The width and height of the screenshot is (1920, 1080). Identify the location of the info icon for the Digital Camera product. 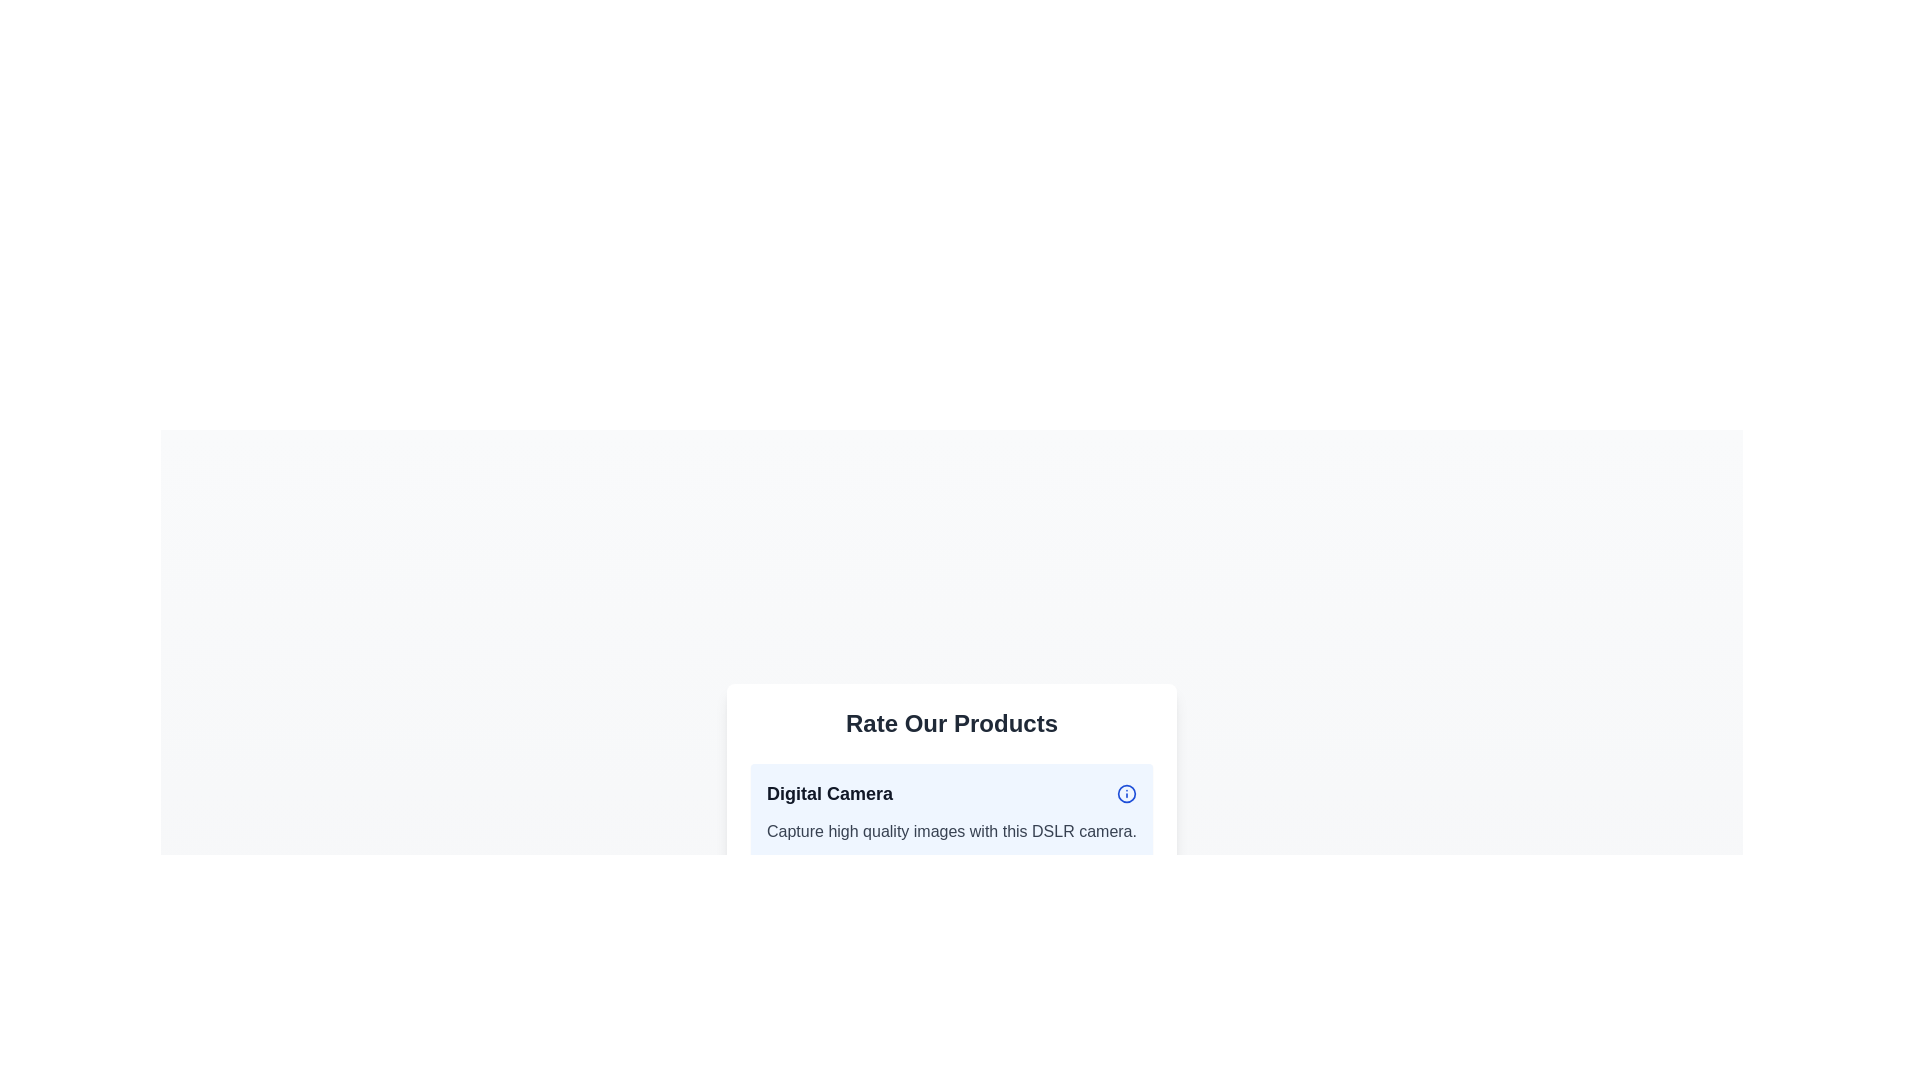
(1127, 793).